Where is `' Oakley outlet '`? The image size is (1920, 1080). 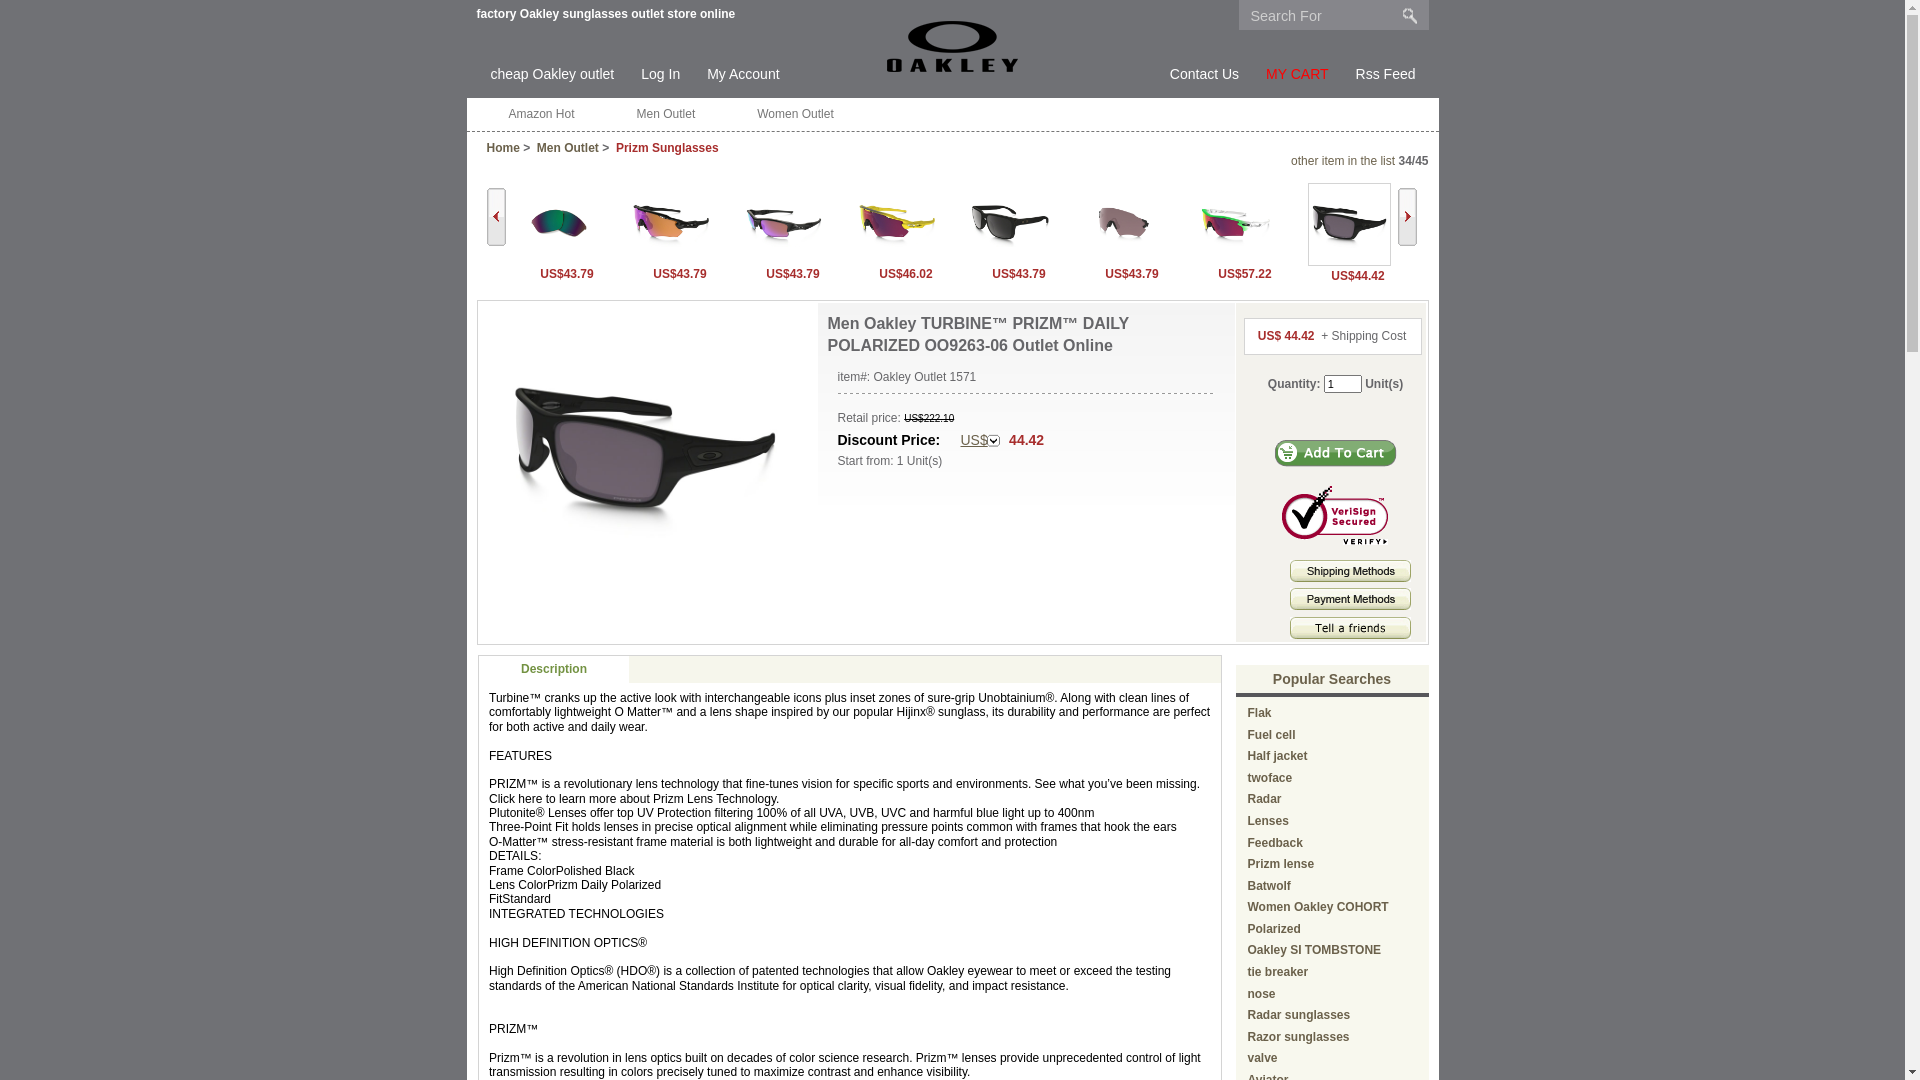 ' Oakley outlet ' is located at coordinates (951, 45).